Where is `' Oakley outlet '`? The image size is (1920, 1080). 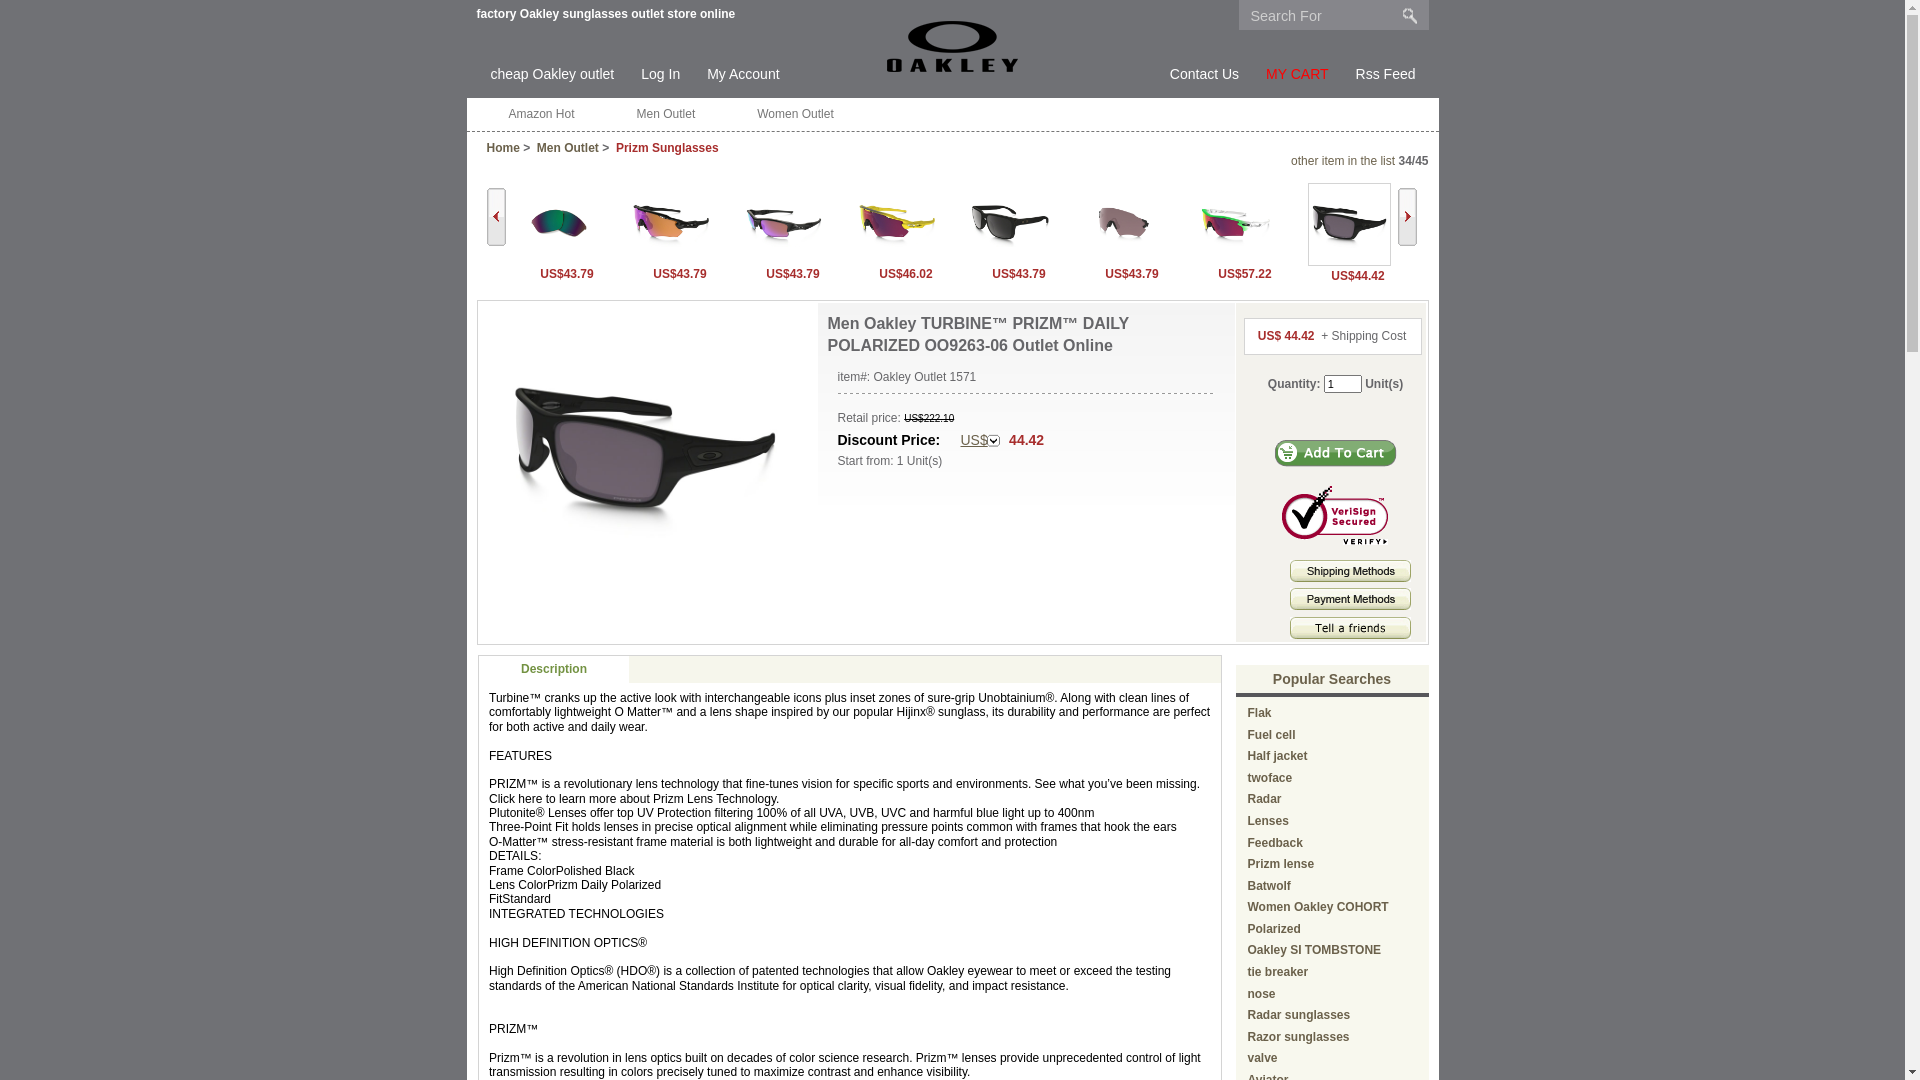 ' Oakley outlet ' is located at coordinates (951, 45).